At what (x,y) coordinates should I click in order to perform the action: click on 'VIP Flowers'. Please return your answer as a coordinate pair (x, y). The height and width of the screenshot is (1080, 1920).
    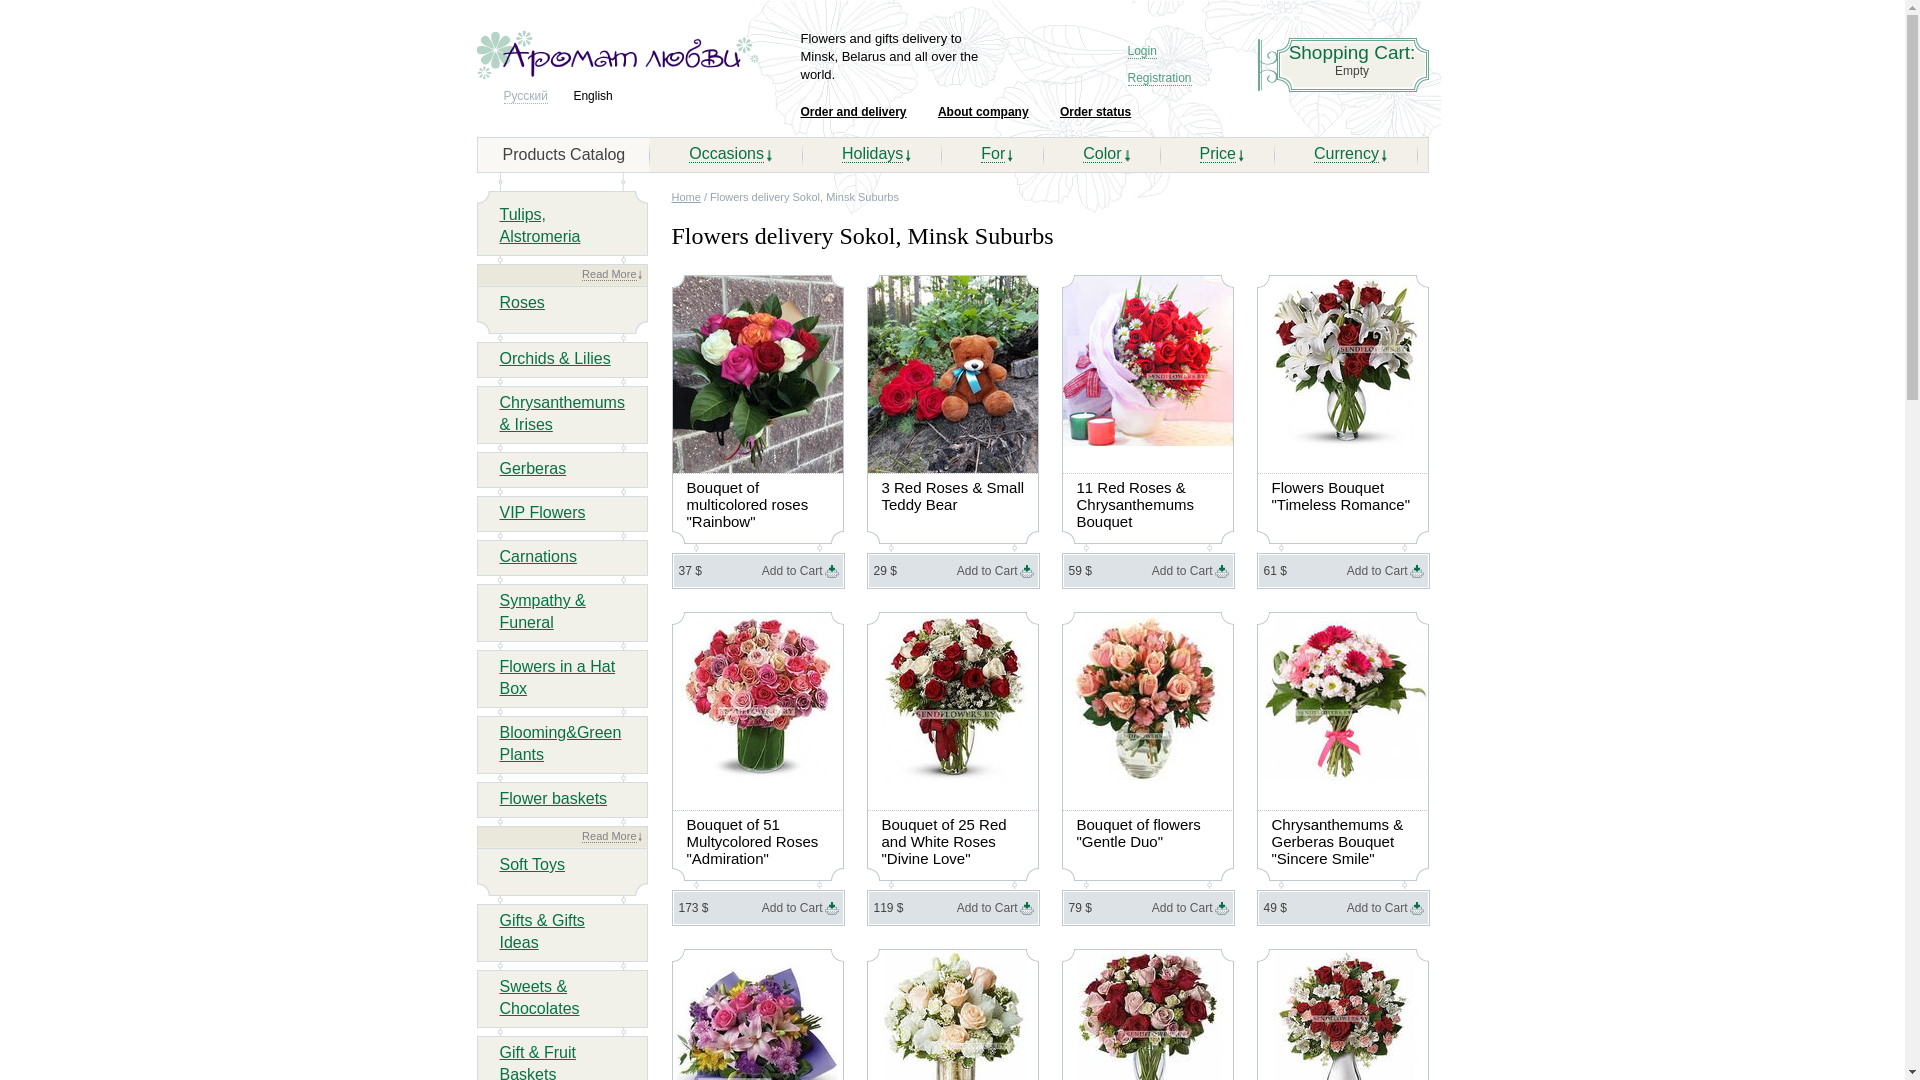
    Looking at the image, I should click on (499, 511).